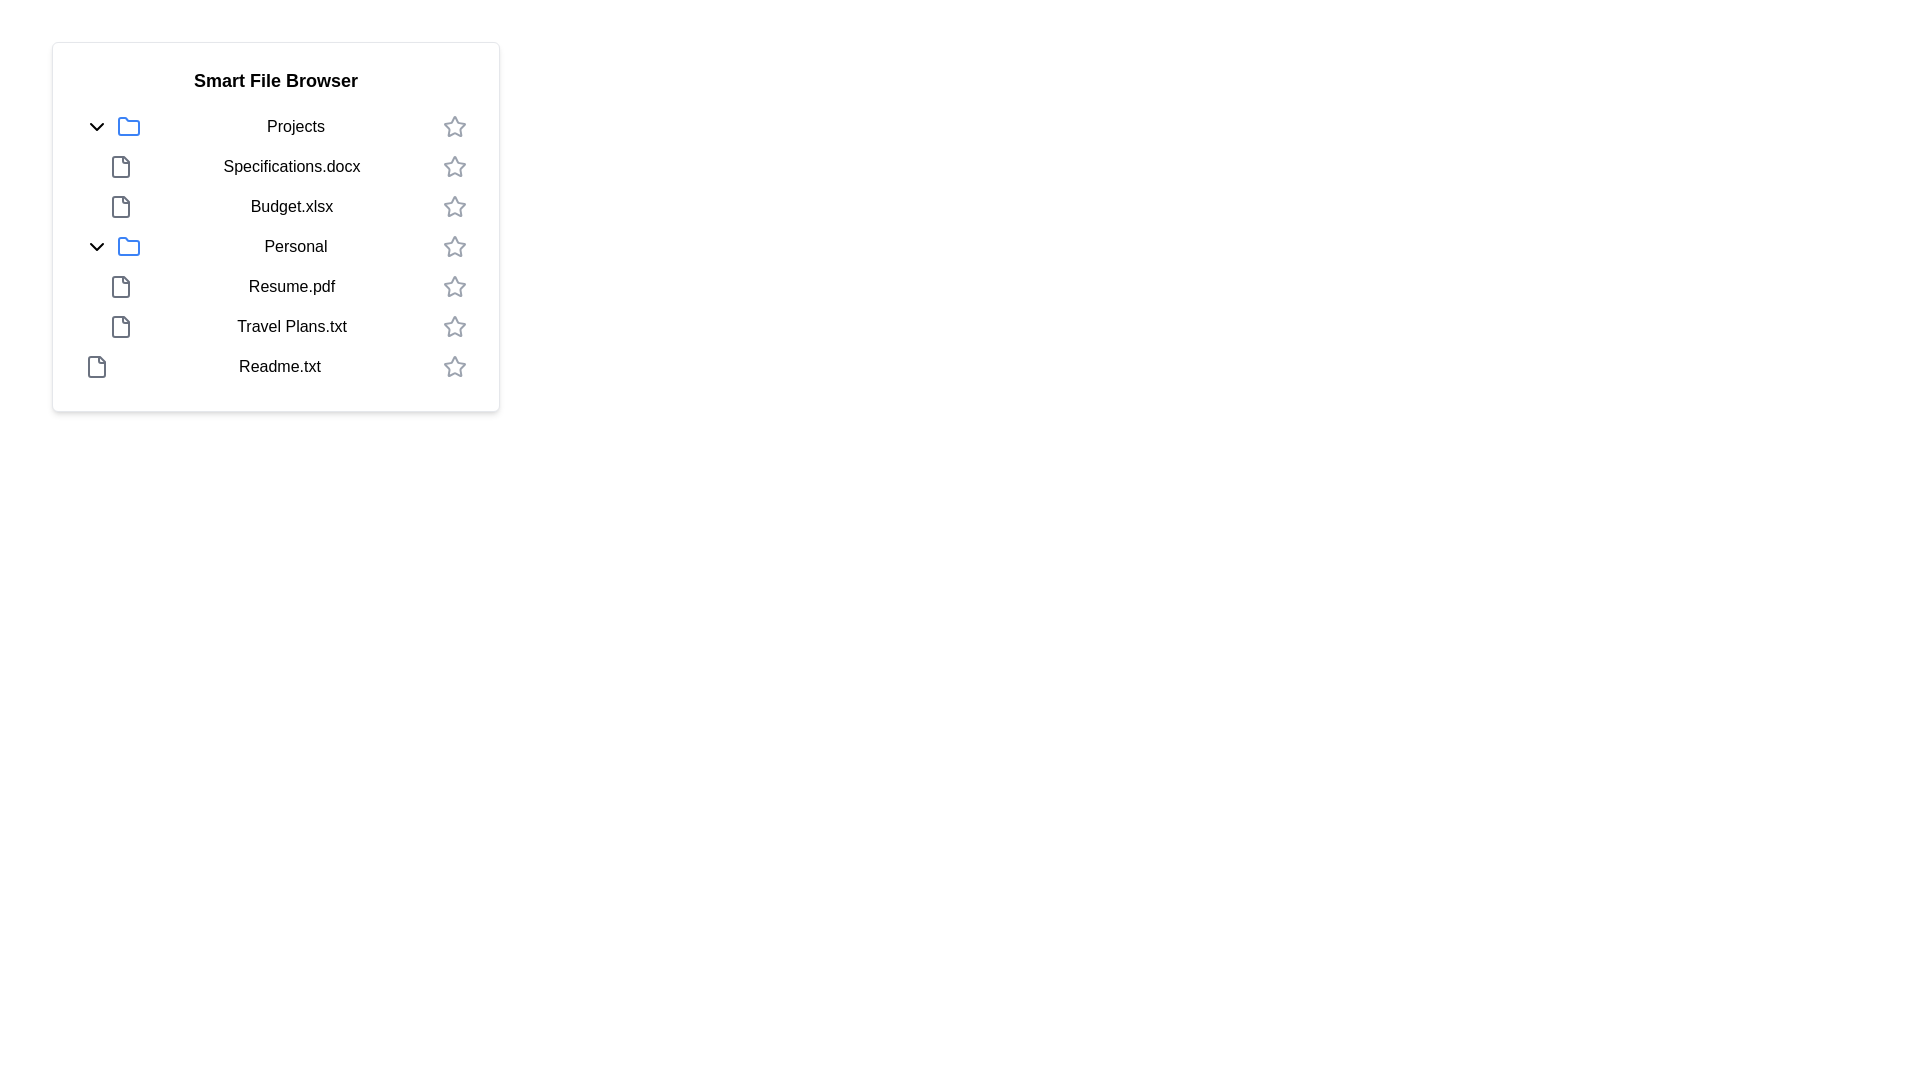  Describe the element at coordinates (274, 80) in the screenshot. I see `the text label located at the top of the section, which indicates the purpose of the file browser interface` at that location.